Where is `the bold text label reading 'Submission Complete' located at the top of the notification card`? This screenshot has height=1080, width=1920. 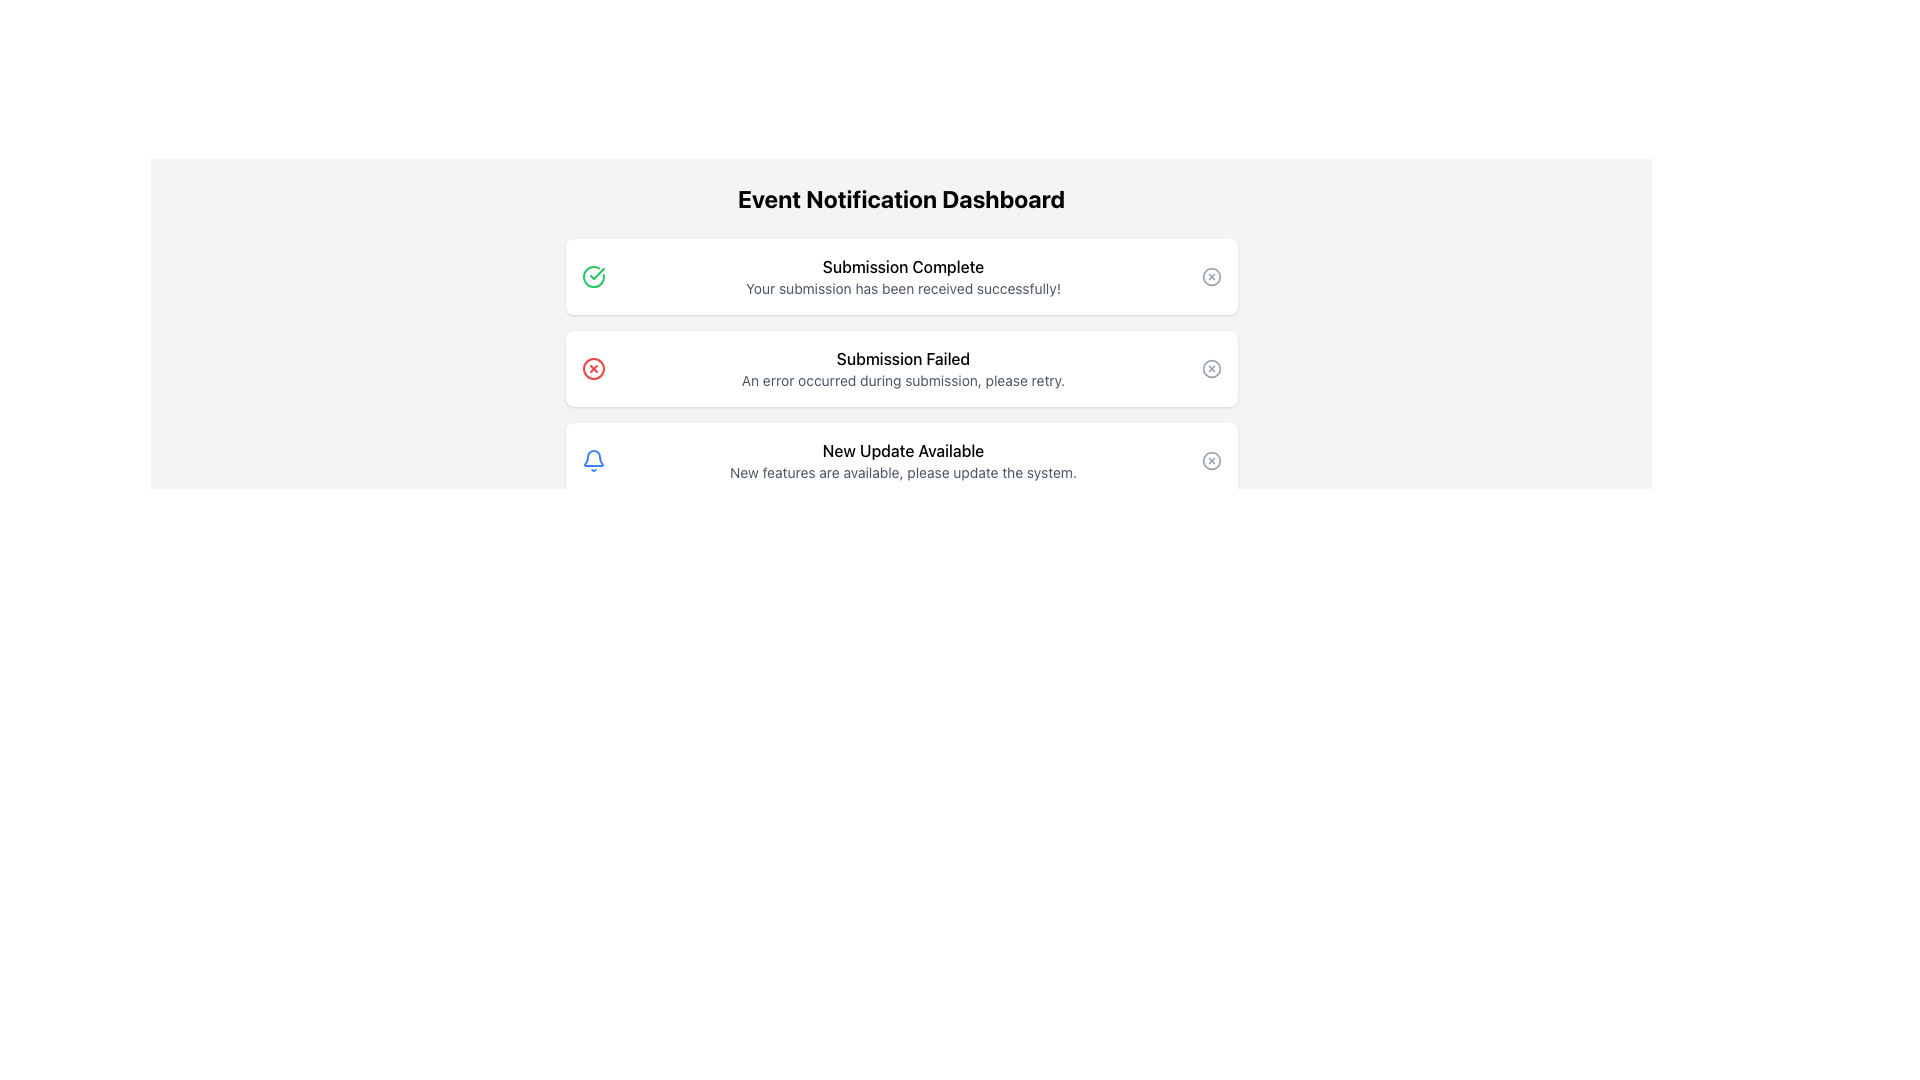
the bold text label reading 'Submission Complete' located at the top of the notification card is located at coordinates (902, 265).